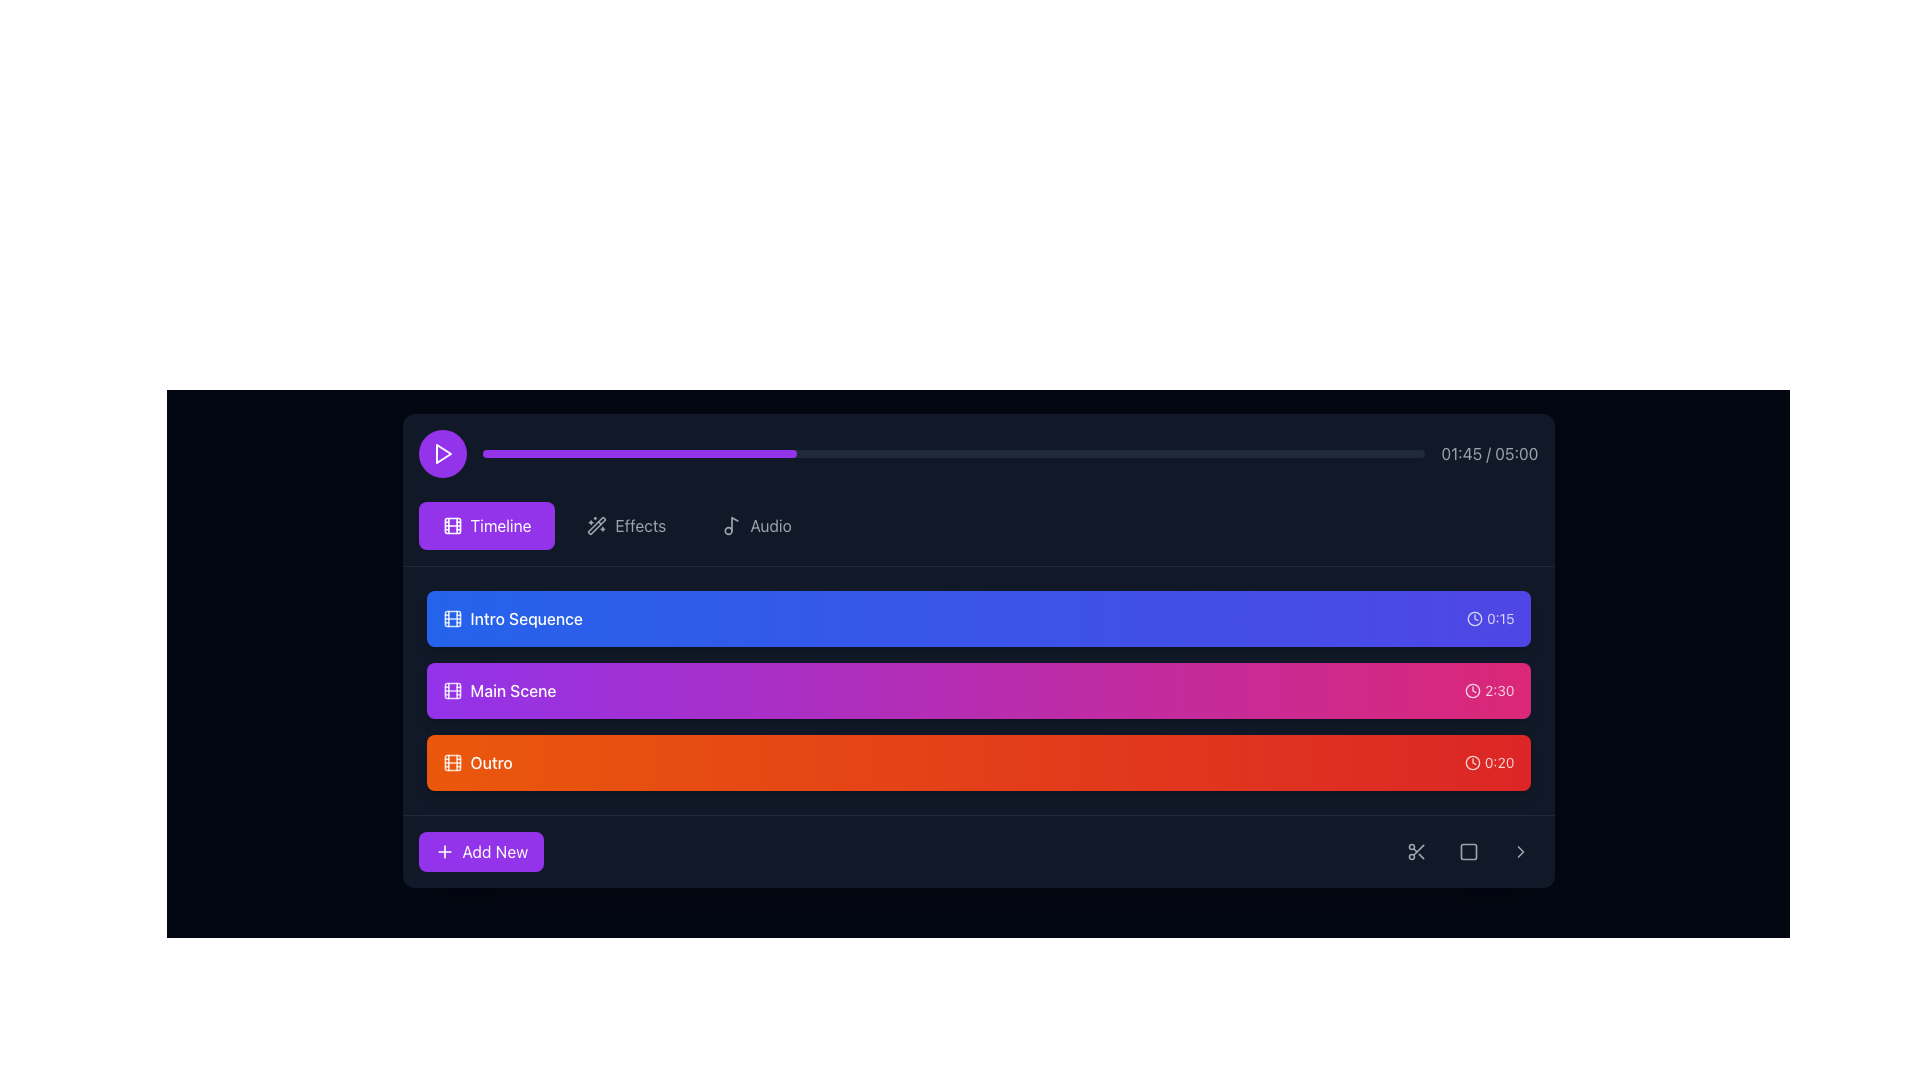 The height and width of the screenshot is (1080, 1920). Describe the element at coordinates (1415, 852) in the screenshot. I see `the scissors icon, which represents a cut operation, located in the bottom-right corner of the interface panel` at that location.